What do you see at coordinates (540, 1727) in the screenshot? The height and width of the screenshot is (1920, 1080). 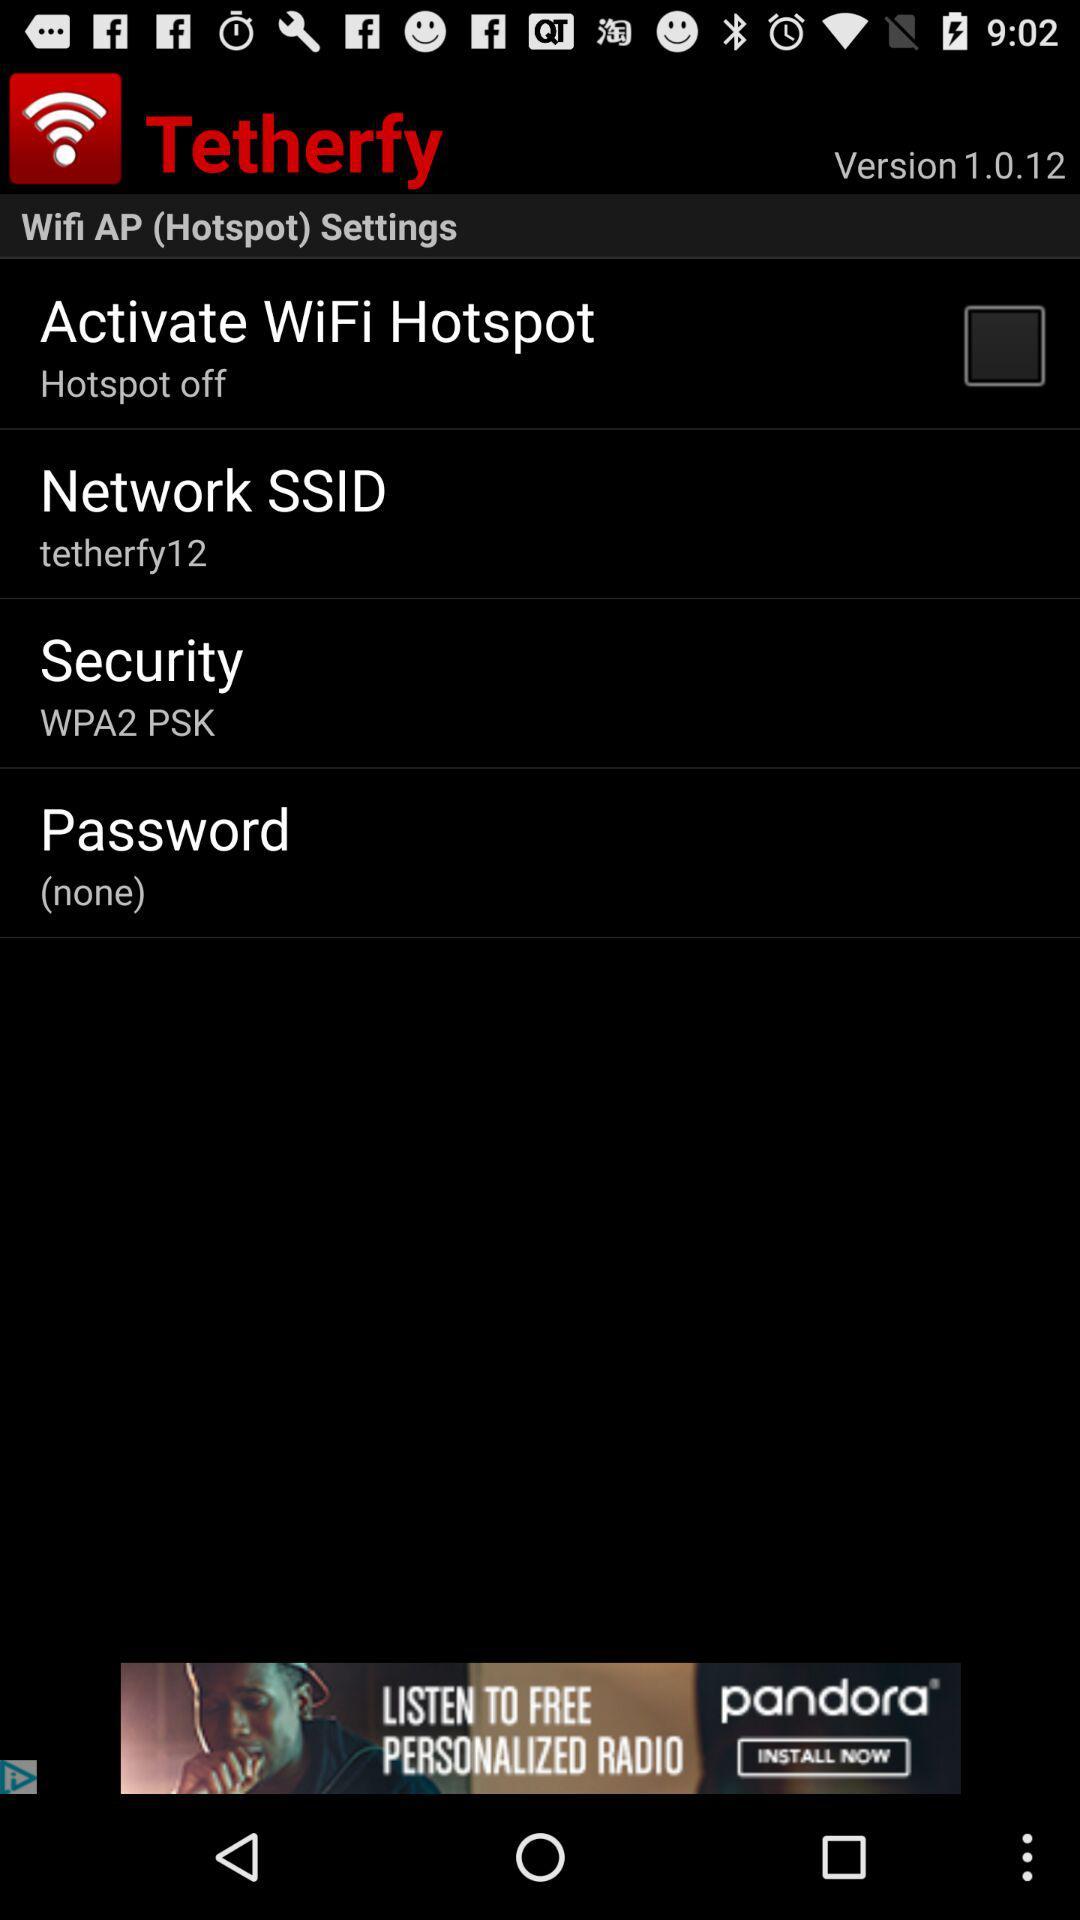 I see `install pandora` at bounding box center [540, 1727].